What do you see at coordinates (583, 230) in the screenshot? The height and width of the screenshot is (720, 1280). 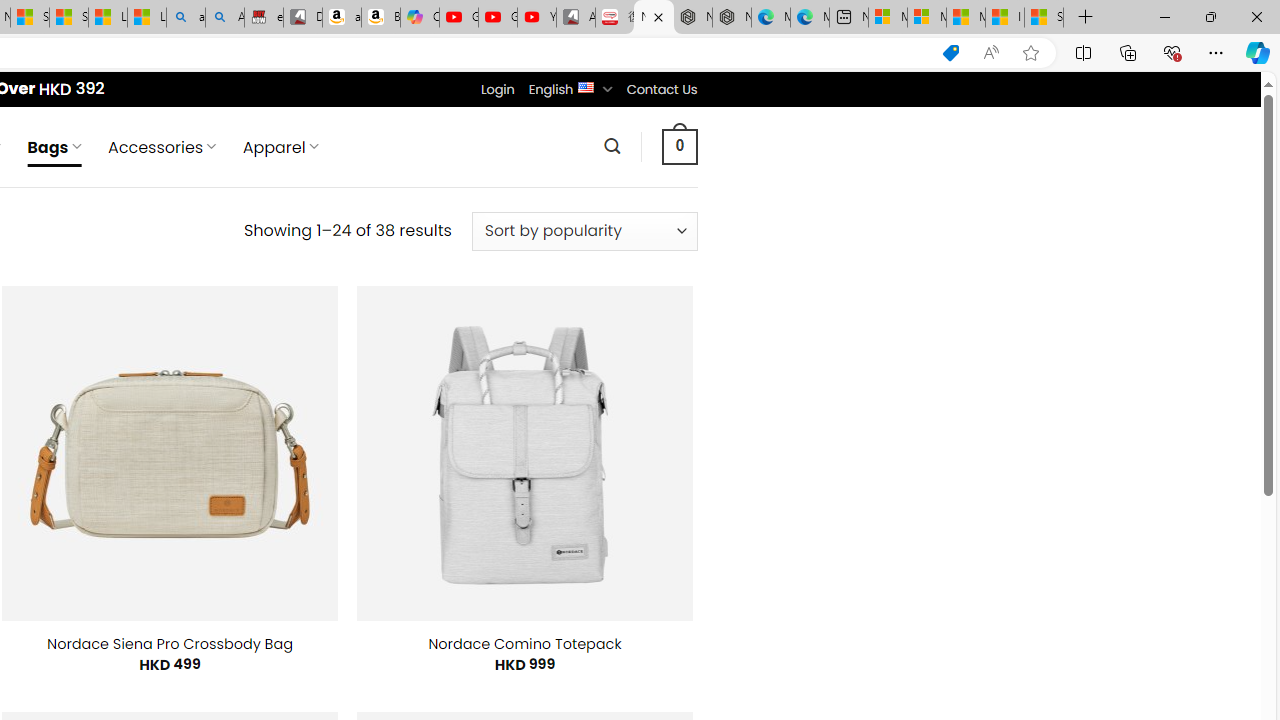 I see `'Shop order'` at bounding box center [583, 230].